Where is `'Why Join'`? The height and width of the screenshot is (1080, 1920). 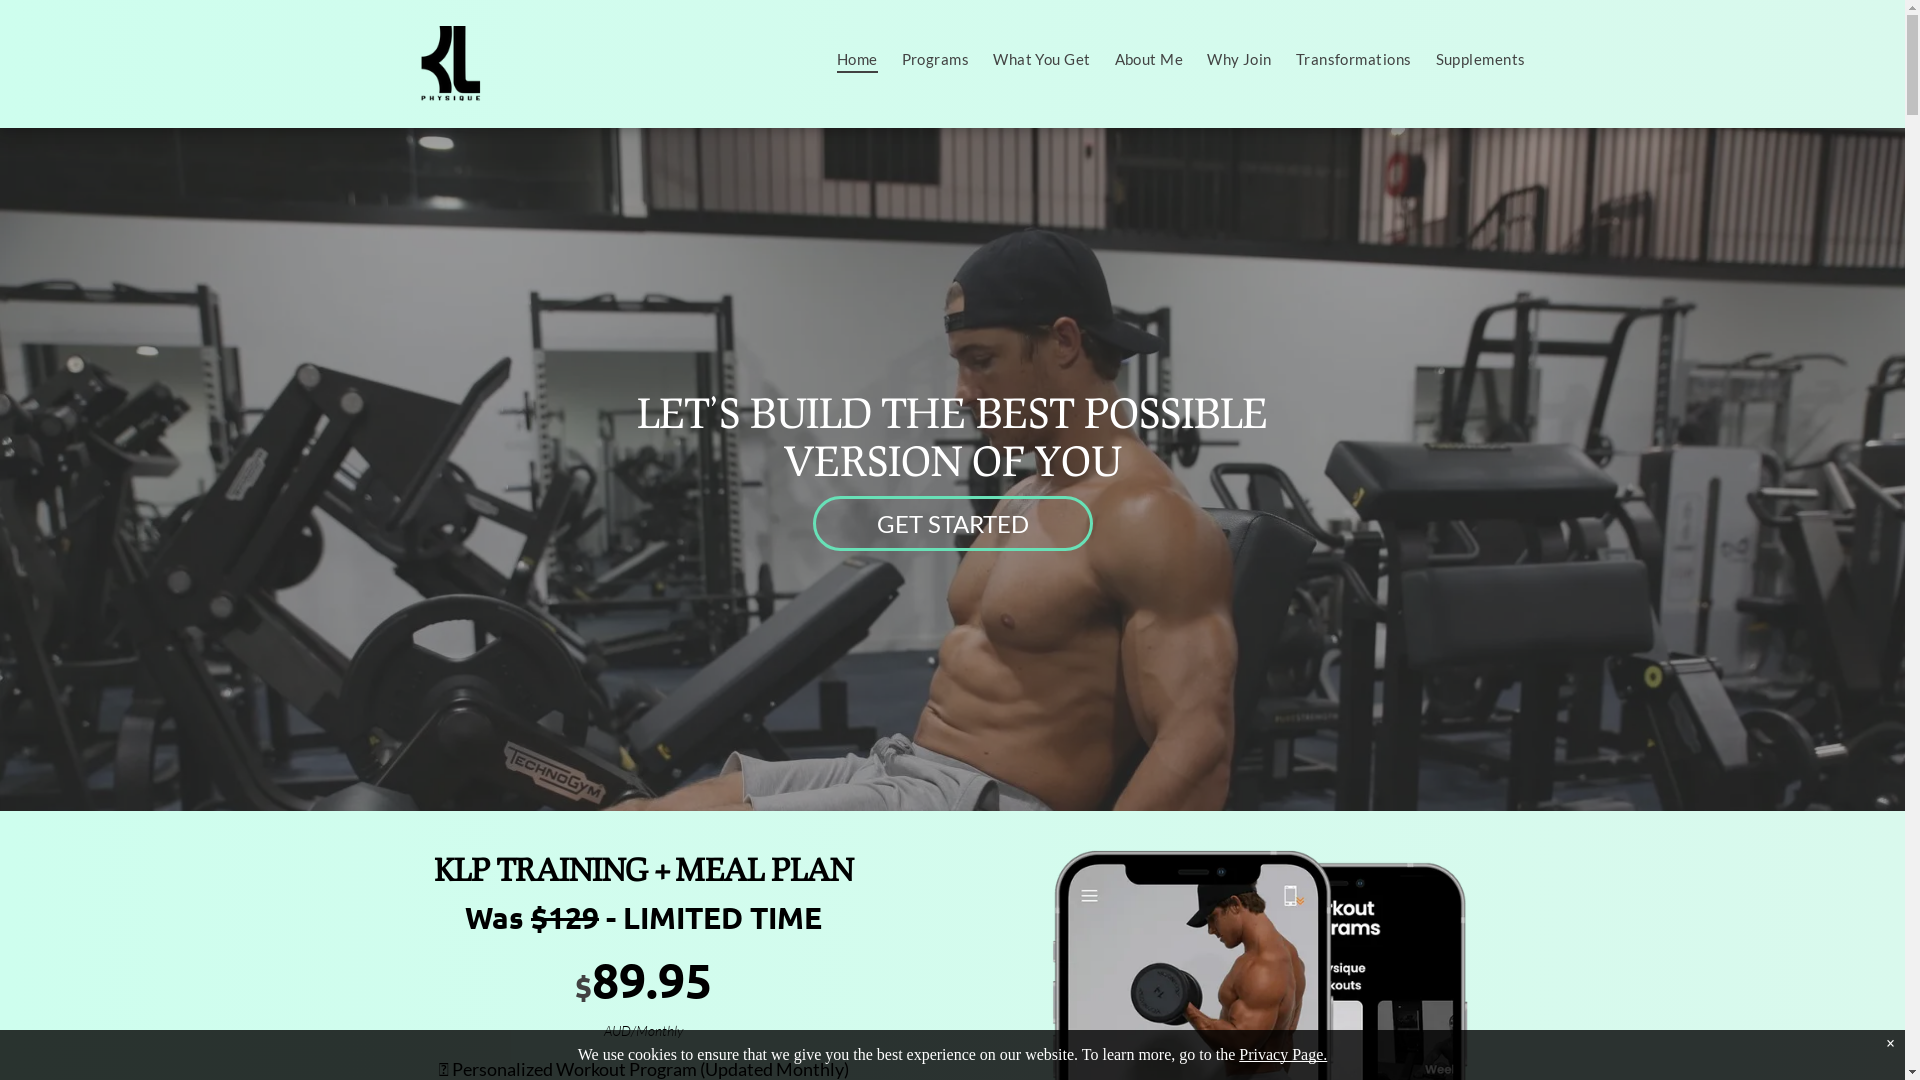
'Why Join' is located at coordinates (1238, 57).